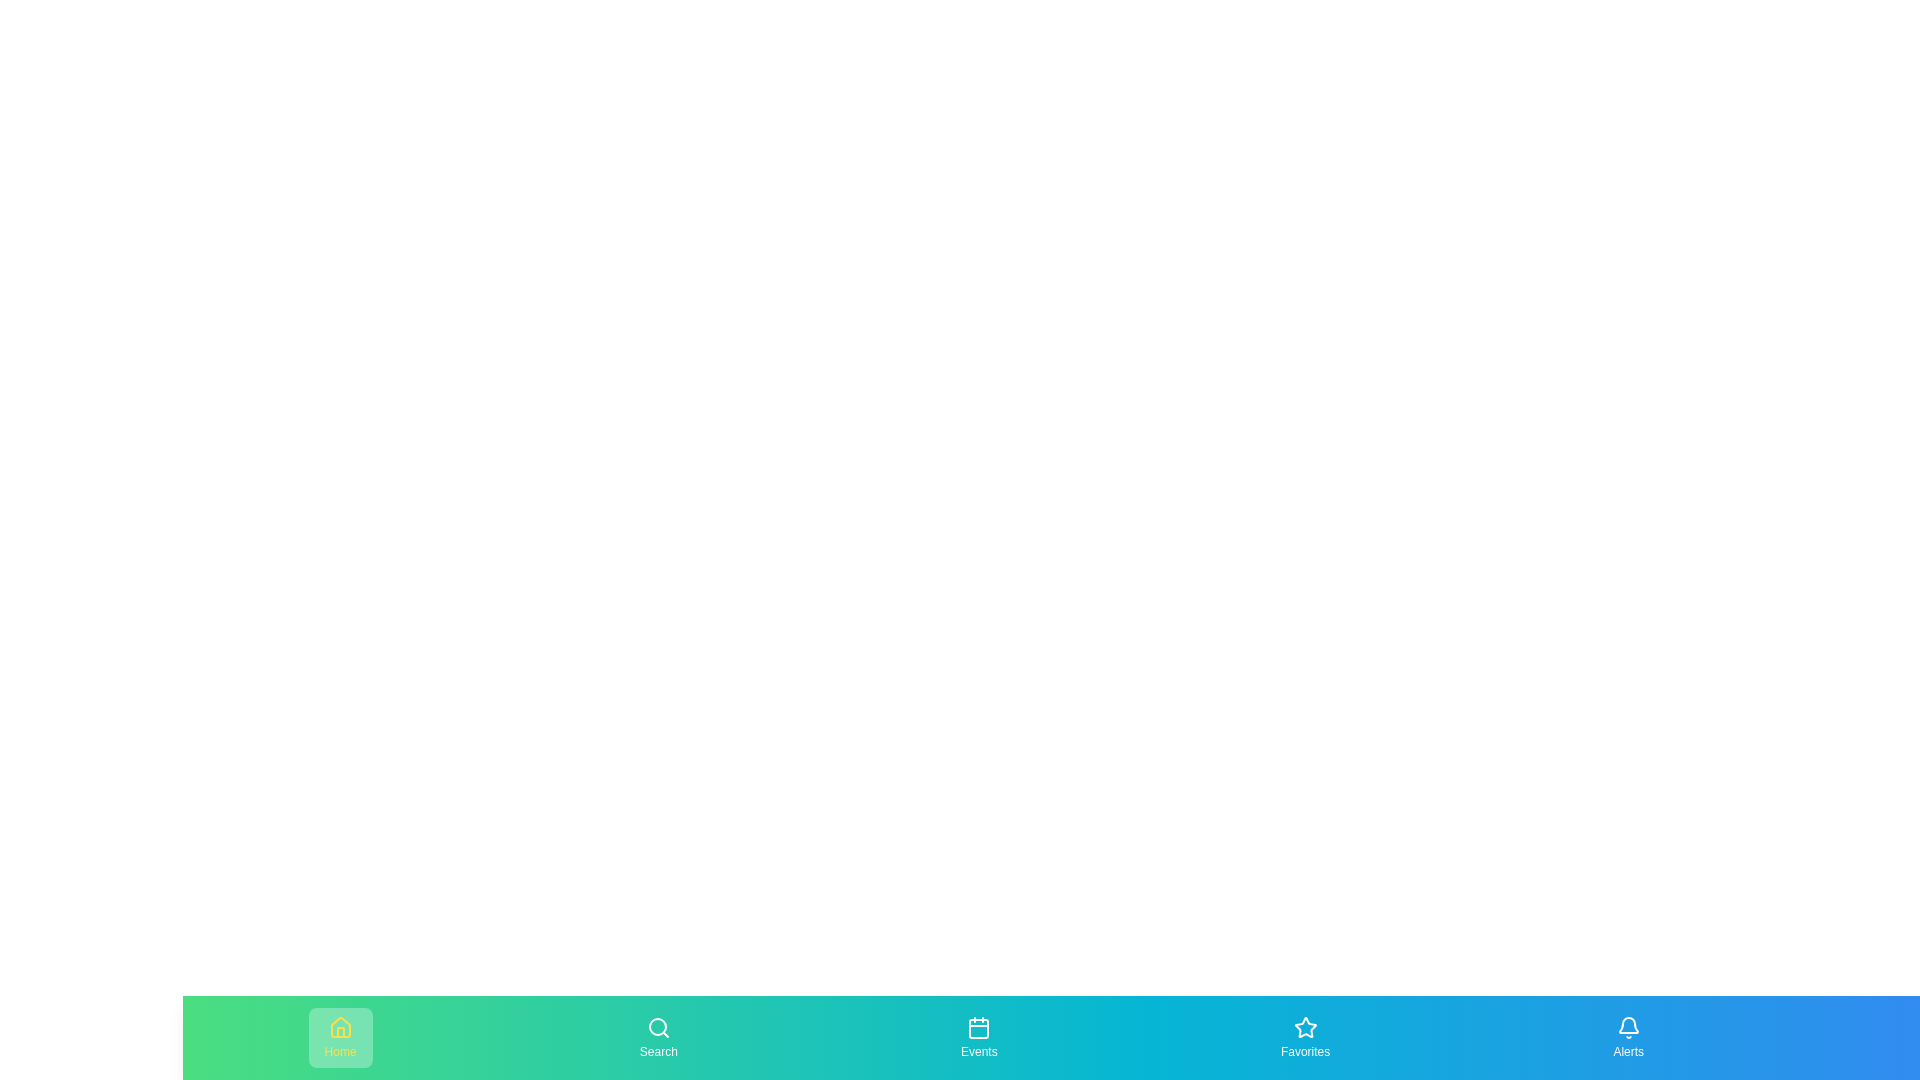 Image resolution: width=1920 pixels, height=1080 pixels. What do you see at coordinates (340, 1036) in the screenshot?
I see `the navigation item Home` at bounding box center [340, 1036].